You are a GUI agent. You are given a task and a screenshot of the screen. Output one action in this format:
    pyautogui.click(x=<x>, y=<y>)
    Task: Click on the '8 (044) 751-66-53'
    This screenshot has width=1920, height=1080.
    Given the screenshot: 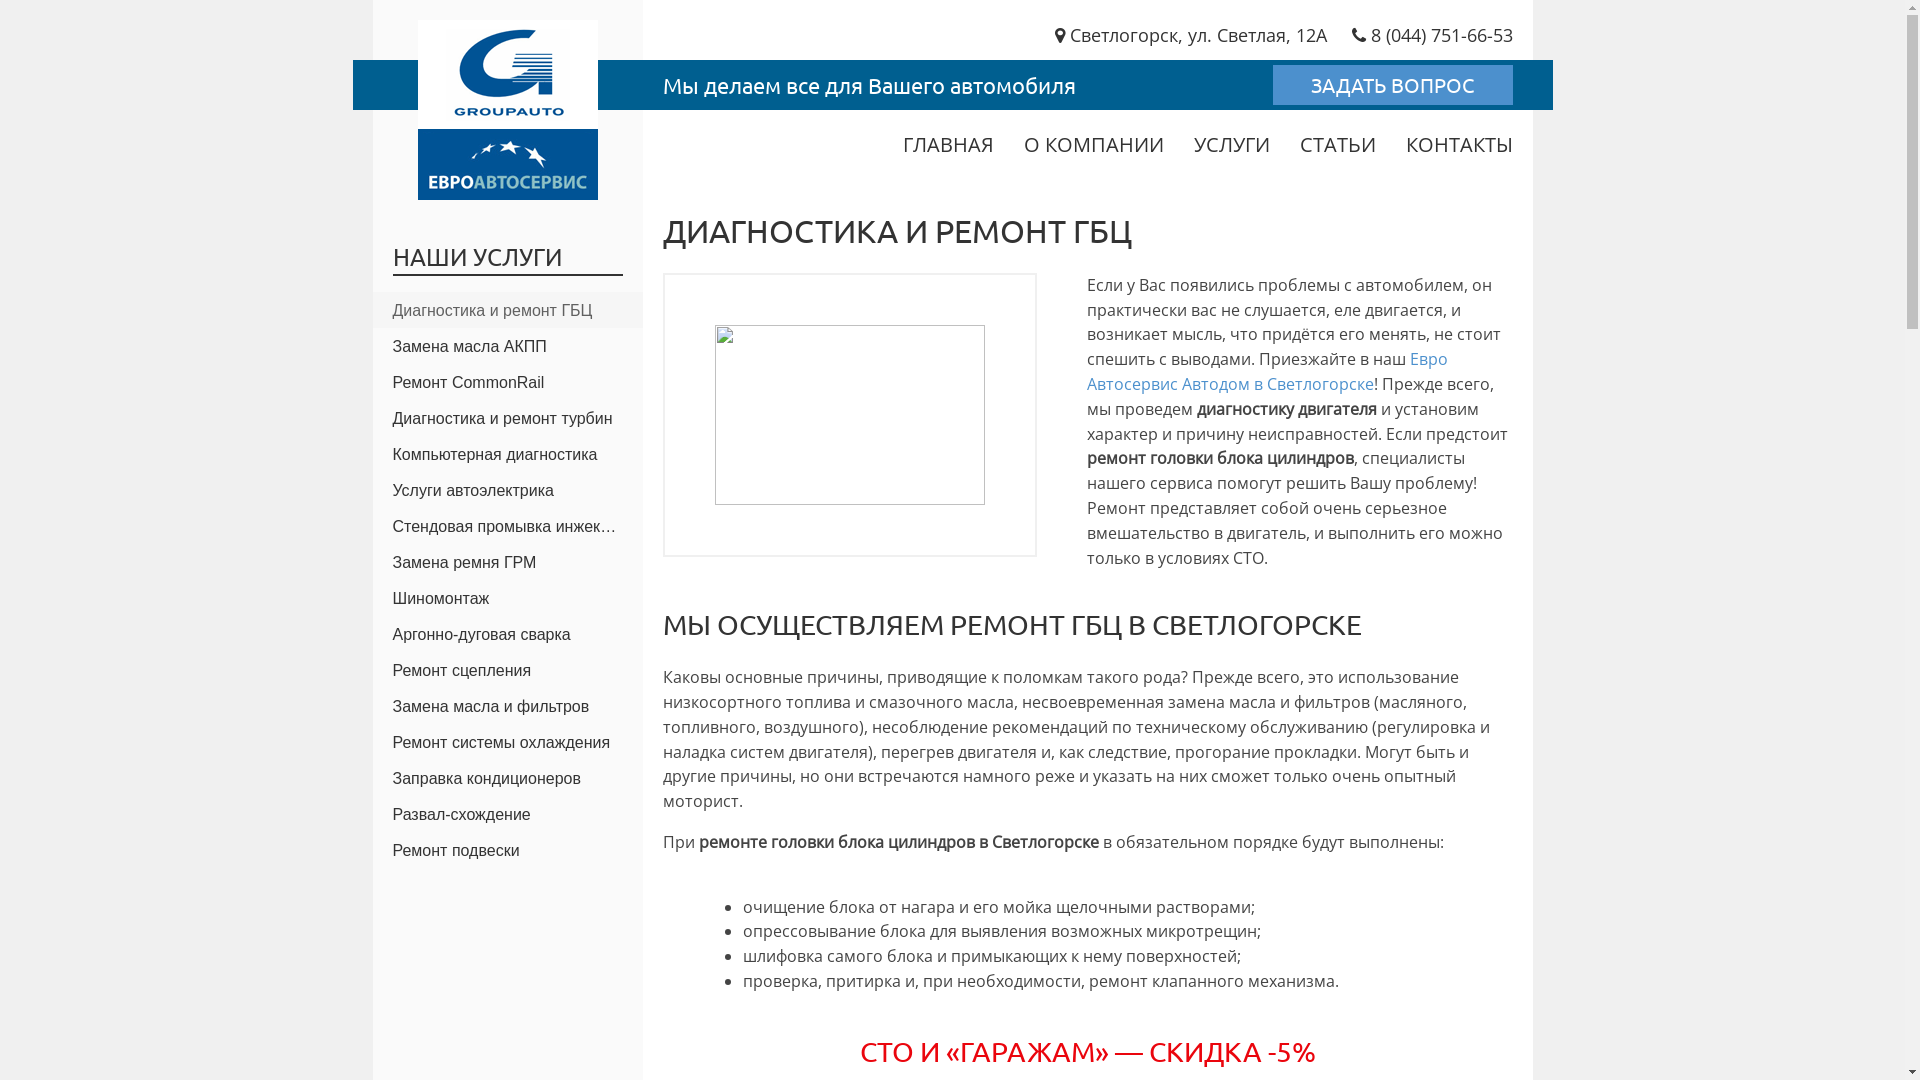 What is the action you would take?
    pyautogui.click(x=1431, y=34)
    